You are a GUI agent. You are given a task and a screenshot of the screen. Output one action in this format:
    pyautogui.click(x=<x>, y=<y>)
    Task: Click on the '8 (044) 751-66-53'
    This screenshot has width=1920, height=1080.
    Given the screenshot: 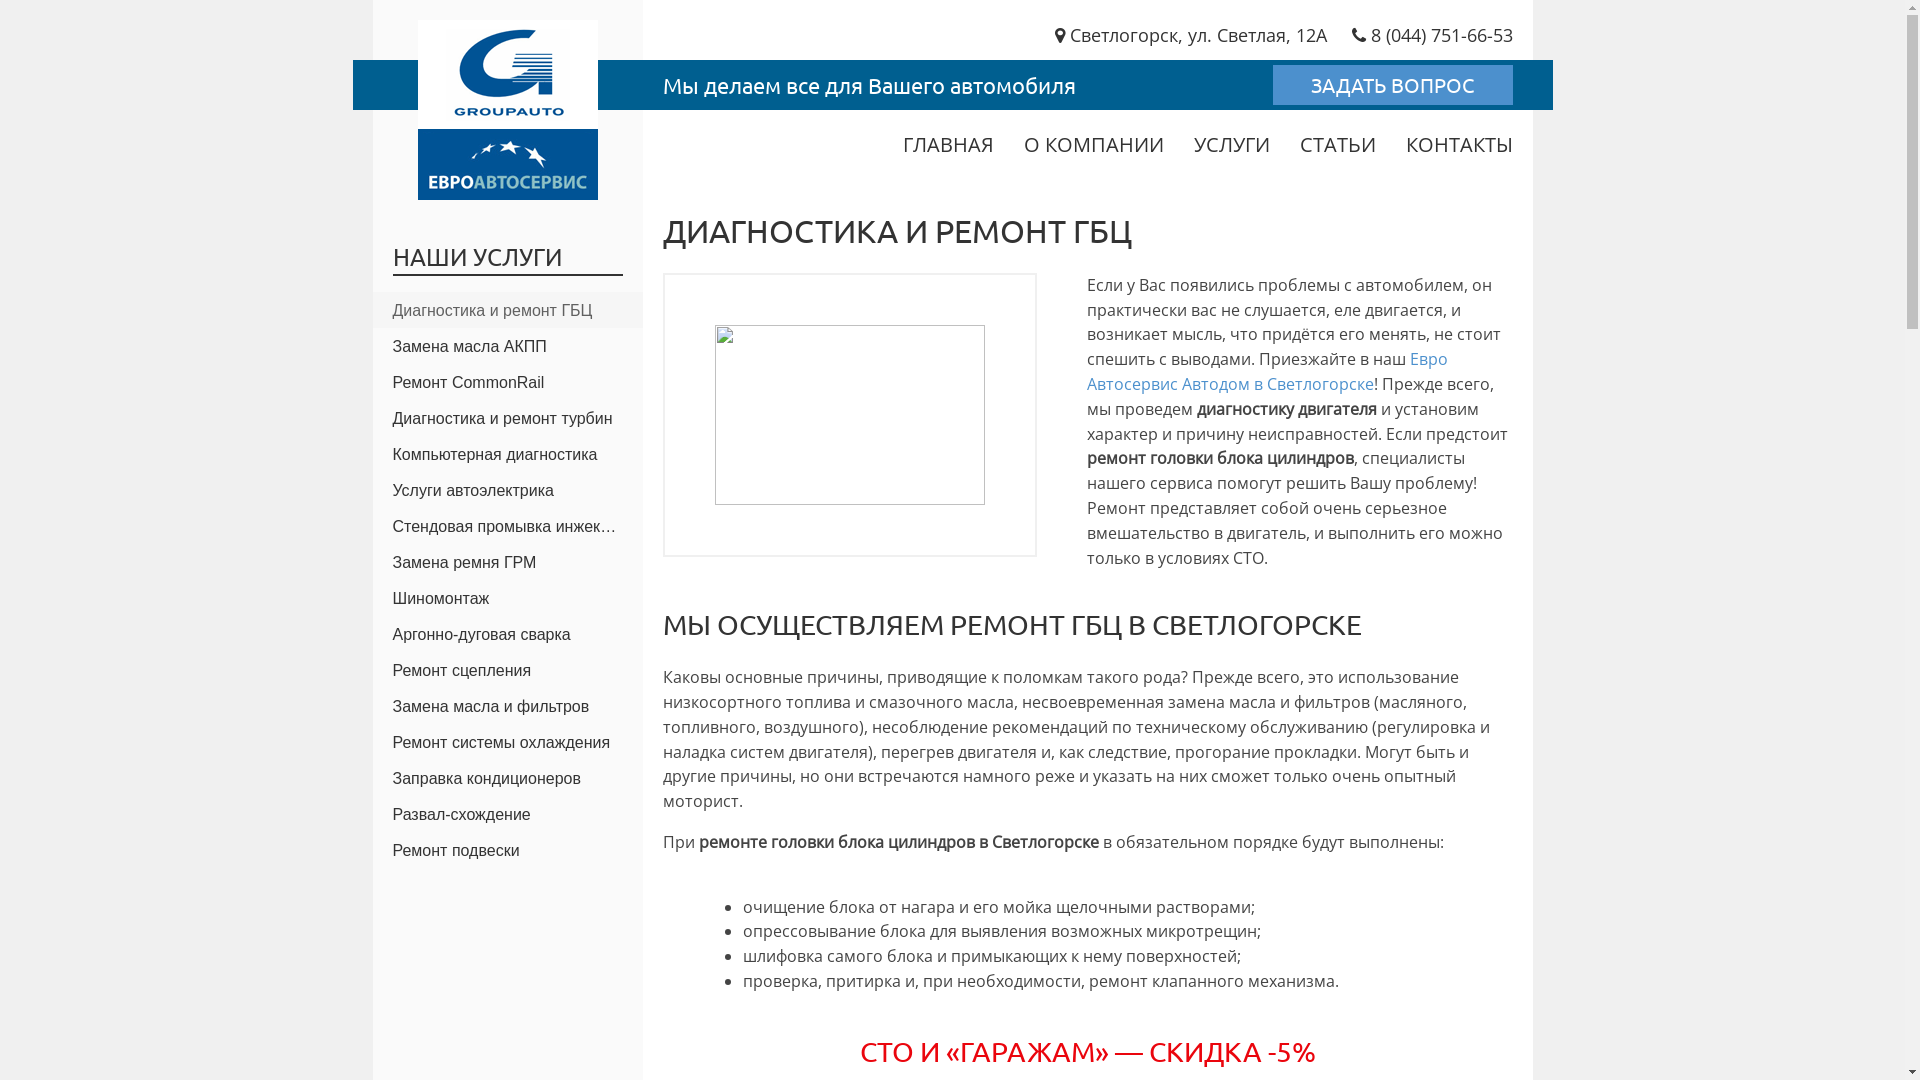 What is the action you would take?
    pyautogui.click(x=1431, y=34)
    